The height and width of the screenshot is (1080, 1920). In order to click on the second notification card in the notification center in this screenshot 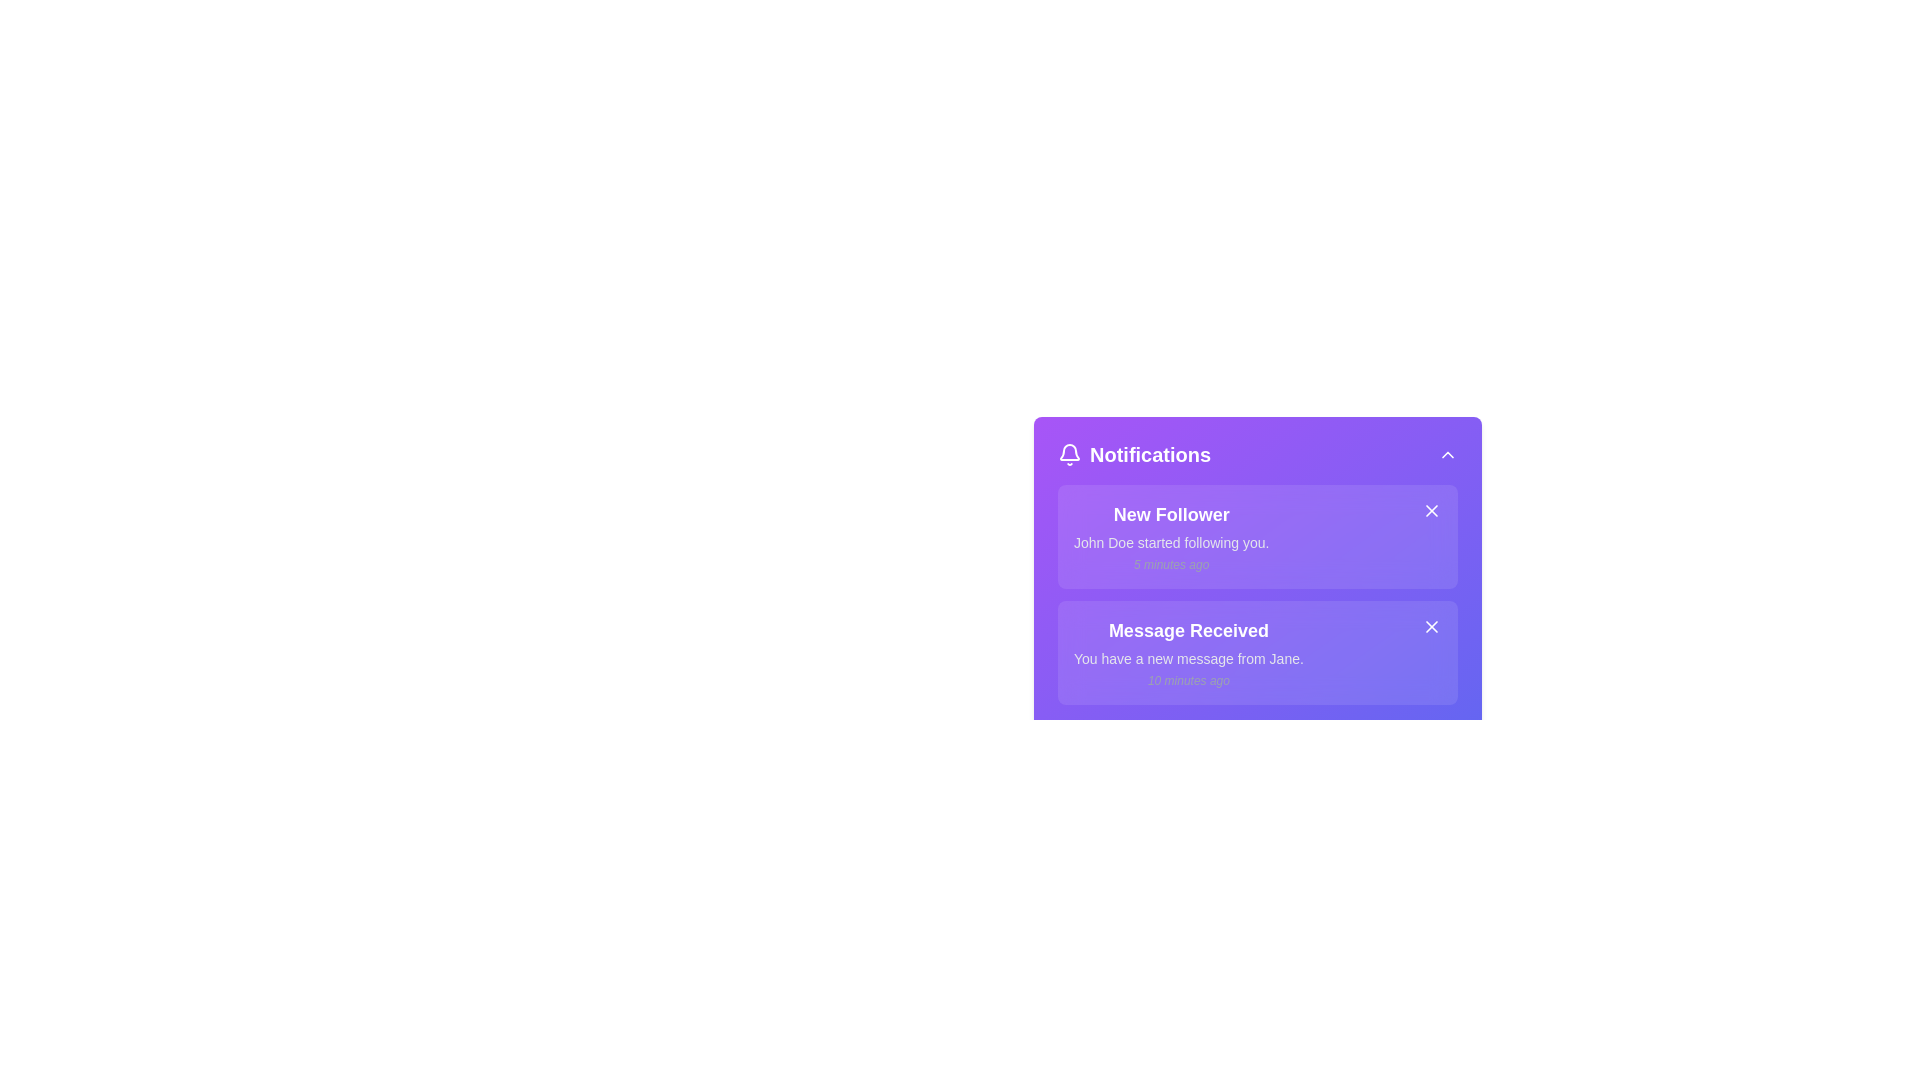, I will do `click(1188, 652)`.